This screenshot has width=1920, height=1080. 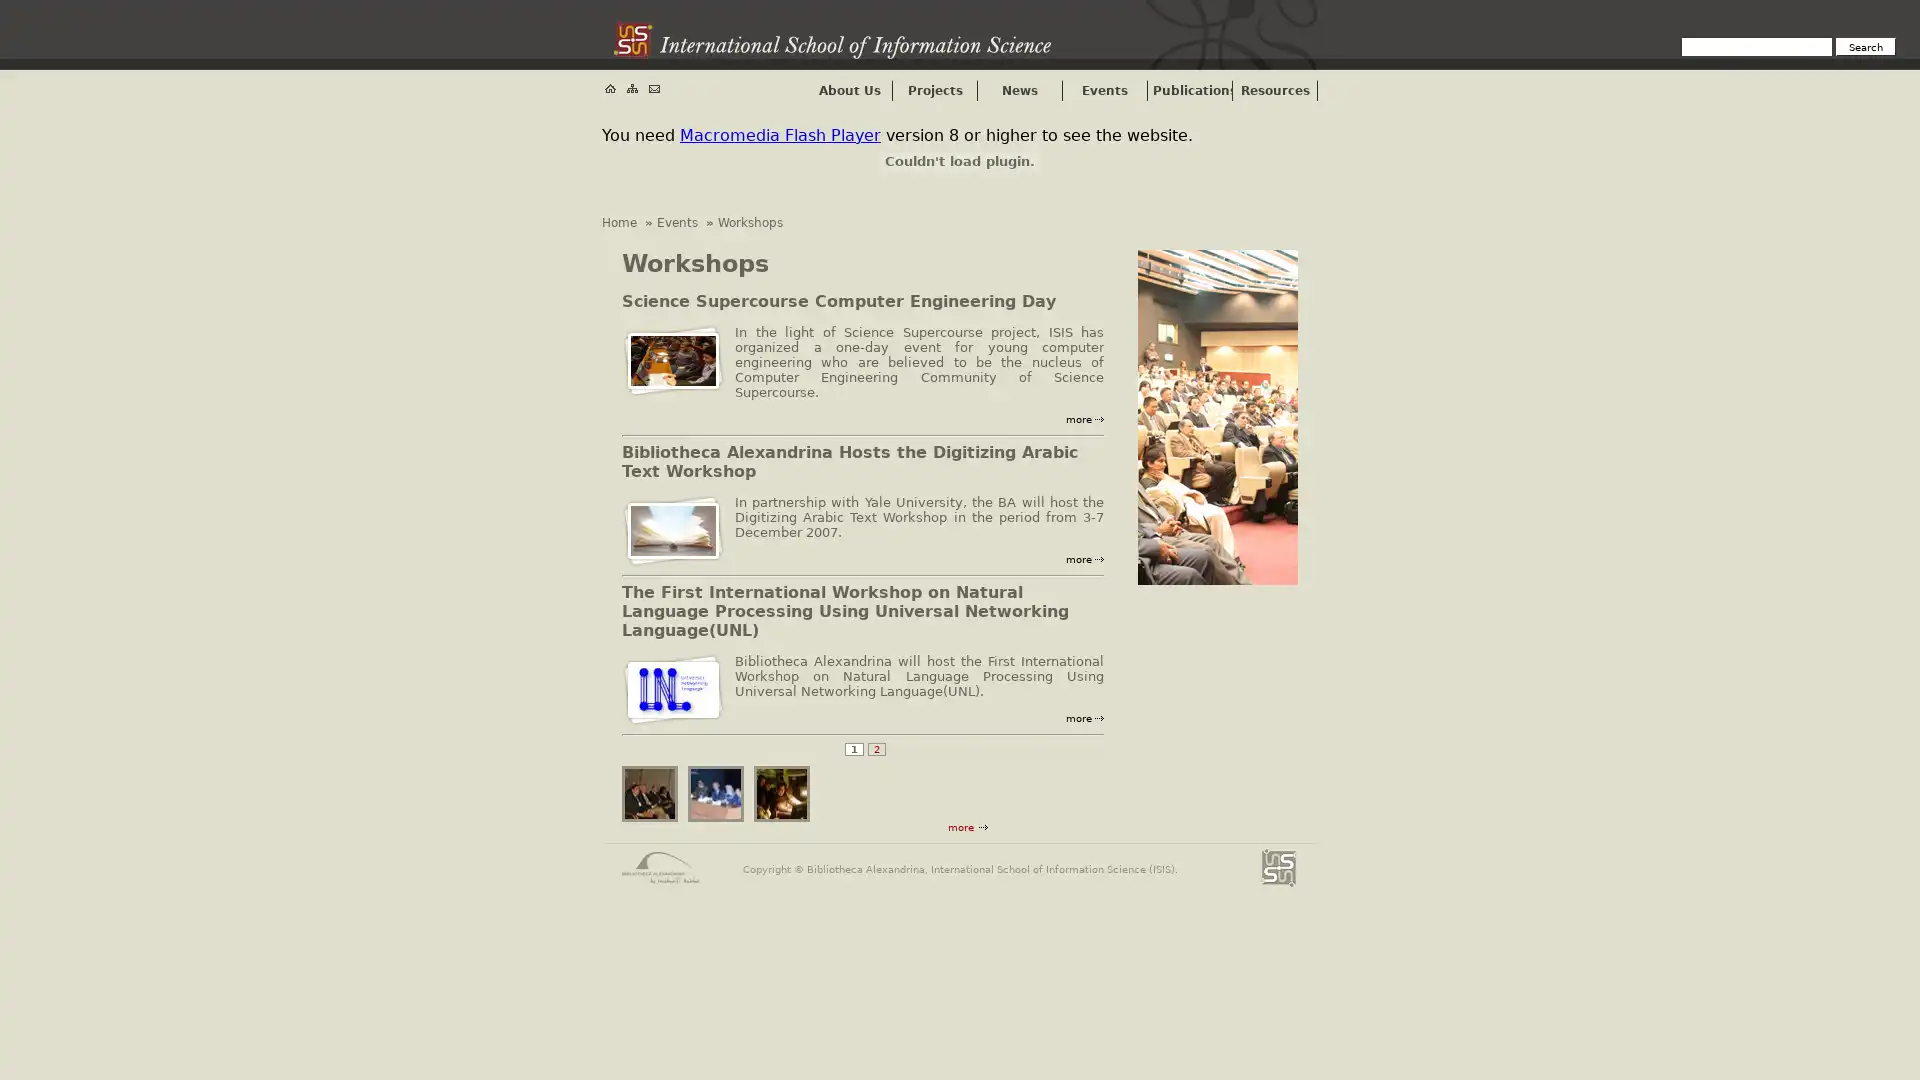 I want to click on Search, so click(x=1865, y=45).